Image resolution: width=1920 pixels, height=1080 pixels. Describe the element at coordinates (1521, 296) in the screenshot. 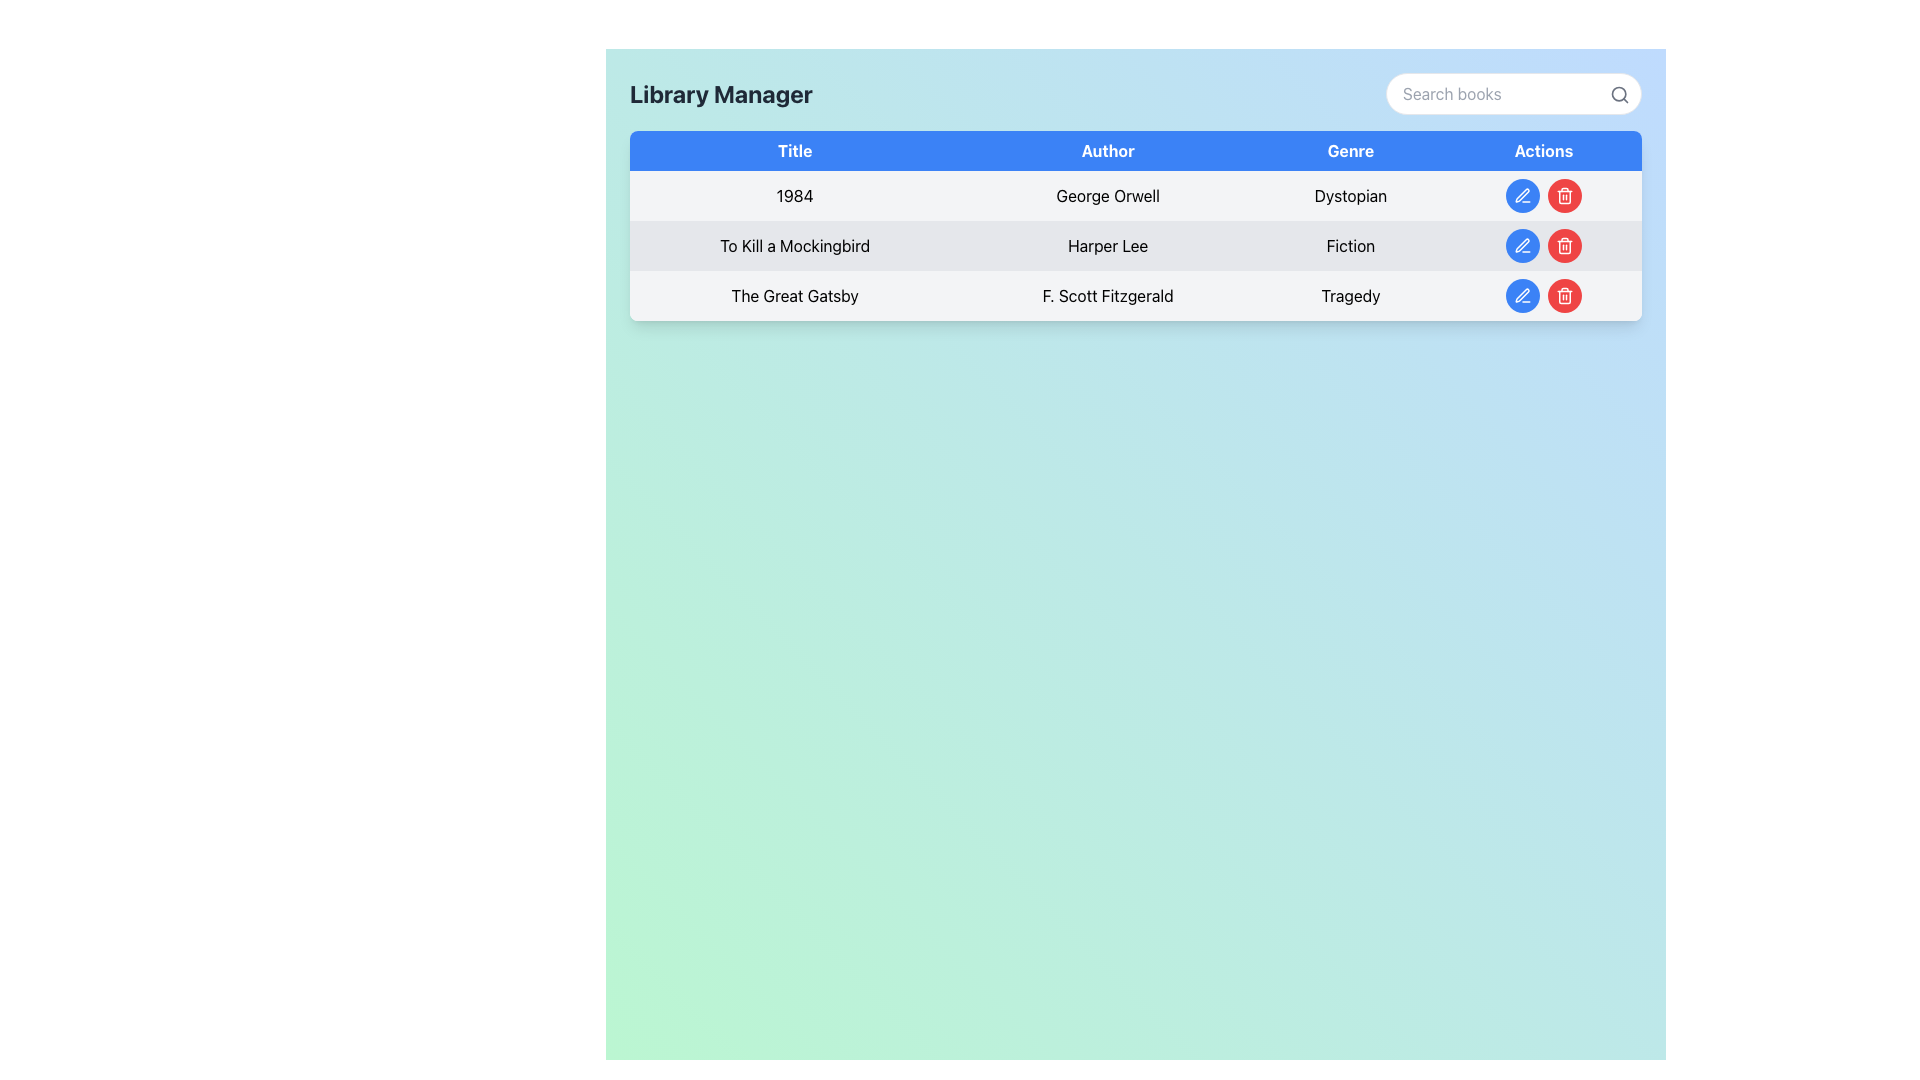

I see `the circular blue button with a white pen icon in its center, located in the 'Actions' column of the last row corresponding to 'The Great Gatsby'` at that location.